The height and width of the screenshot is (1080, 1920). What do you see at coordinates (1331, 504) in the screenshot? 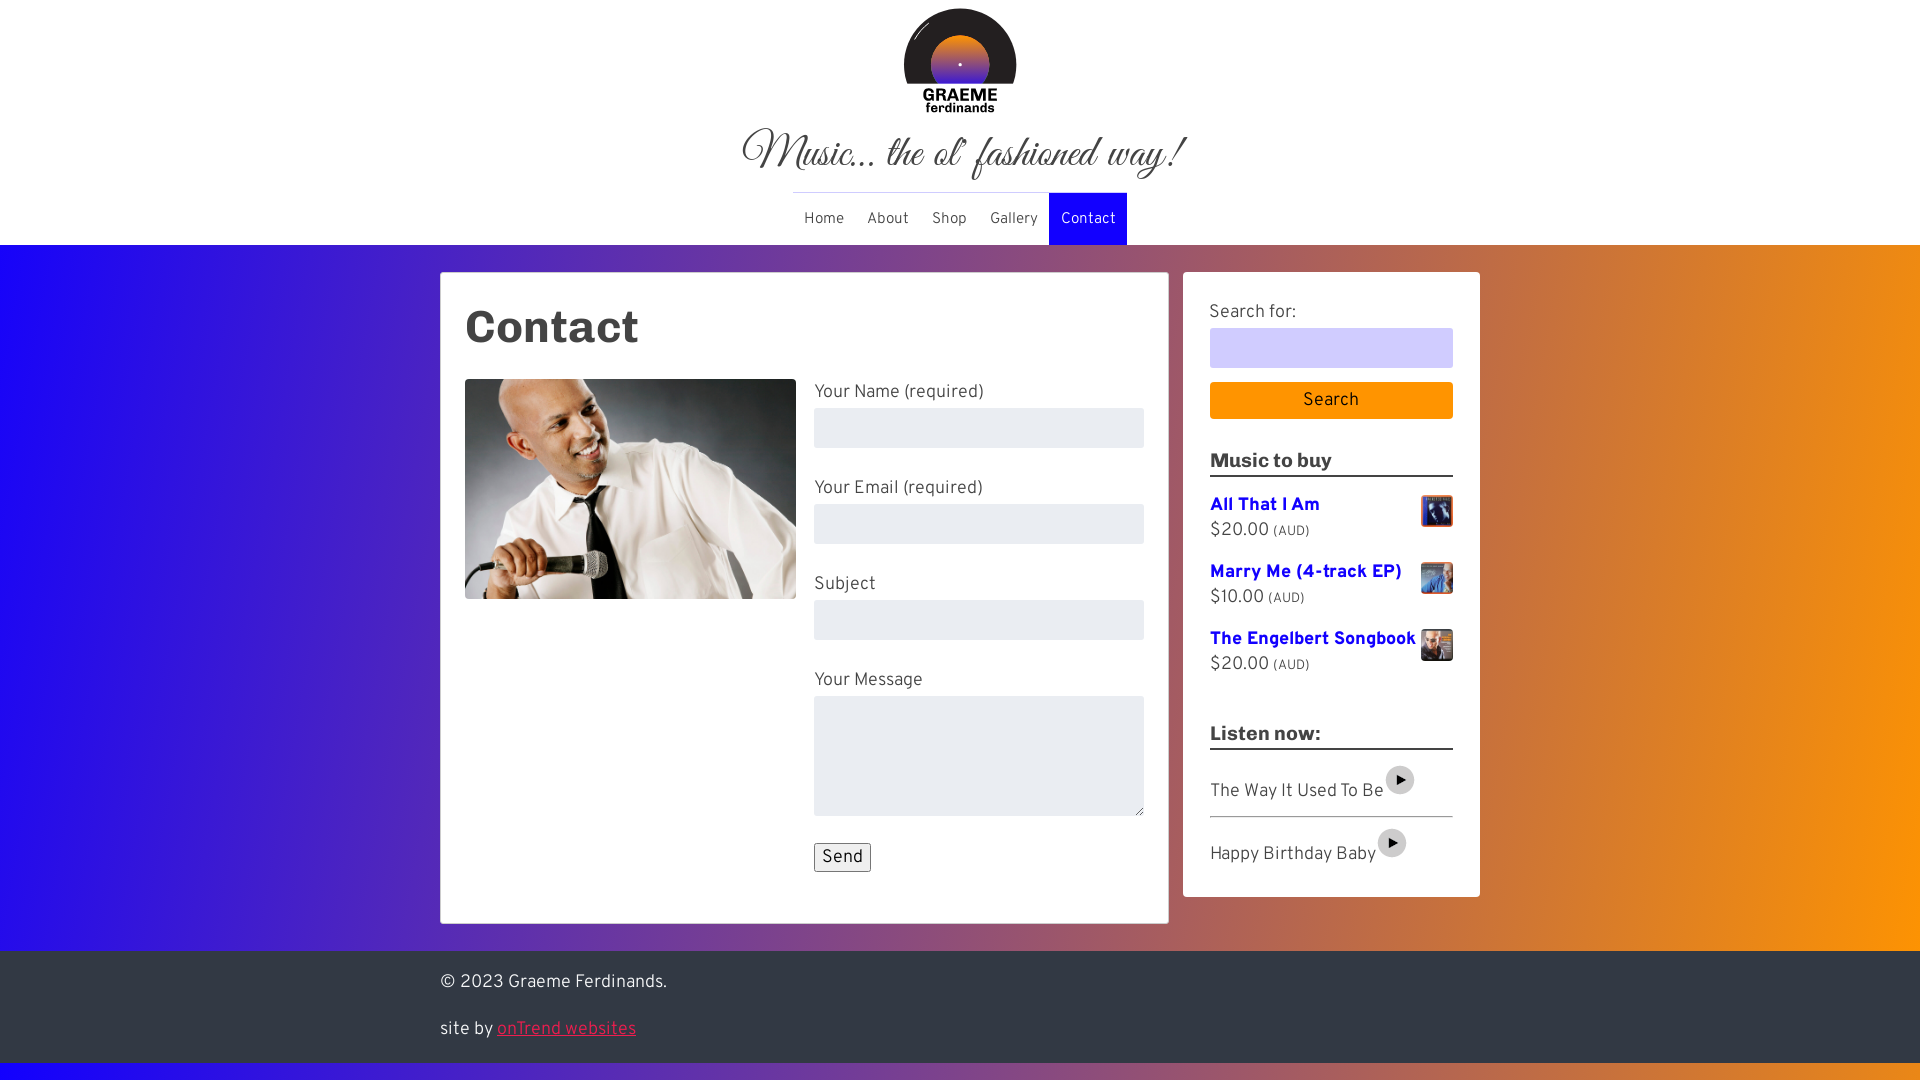
I see `'All That I Am'` at bounding box center [1331, 504].